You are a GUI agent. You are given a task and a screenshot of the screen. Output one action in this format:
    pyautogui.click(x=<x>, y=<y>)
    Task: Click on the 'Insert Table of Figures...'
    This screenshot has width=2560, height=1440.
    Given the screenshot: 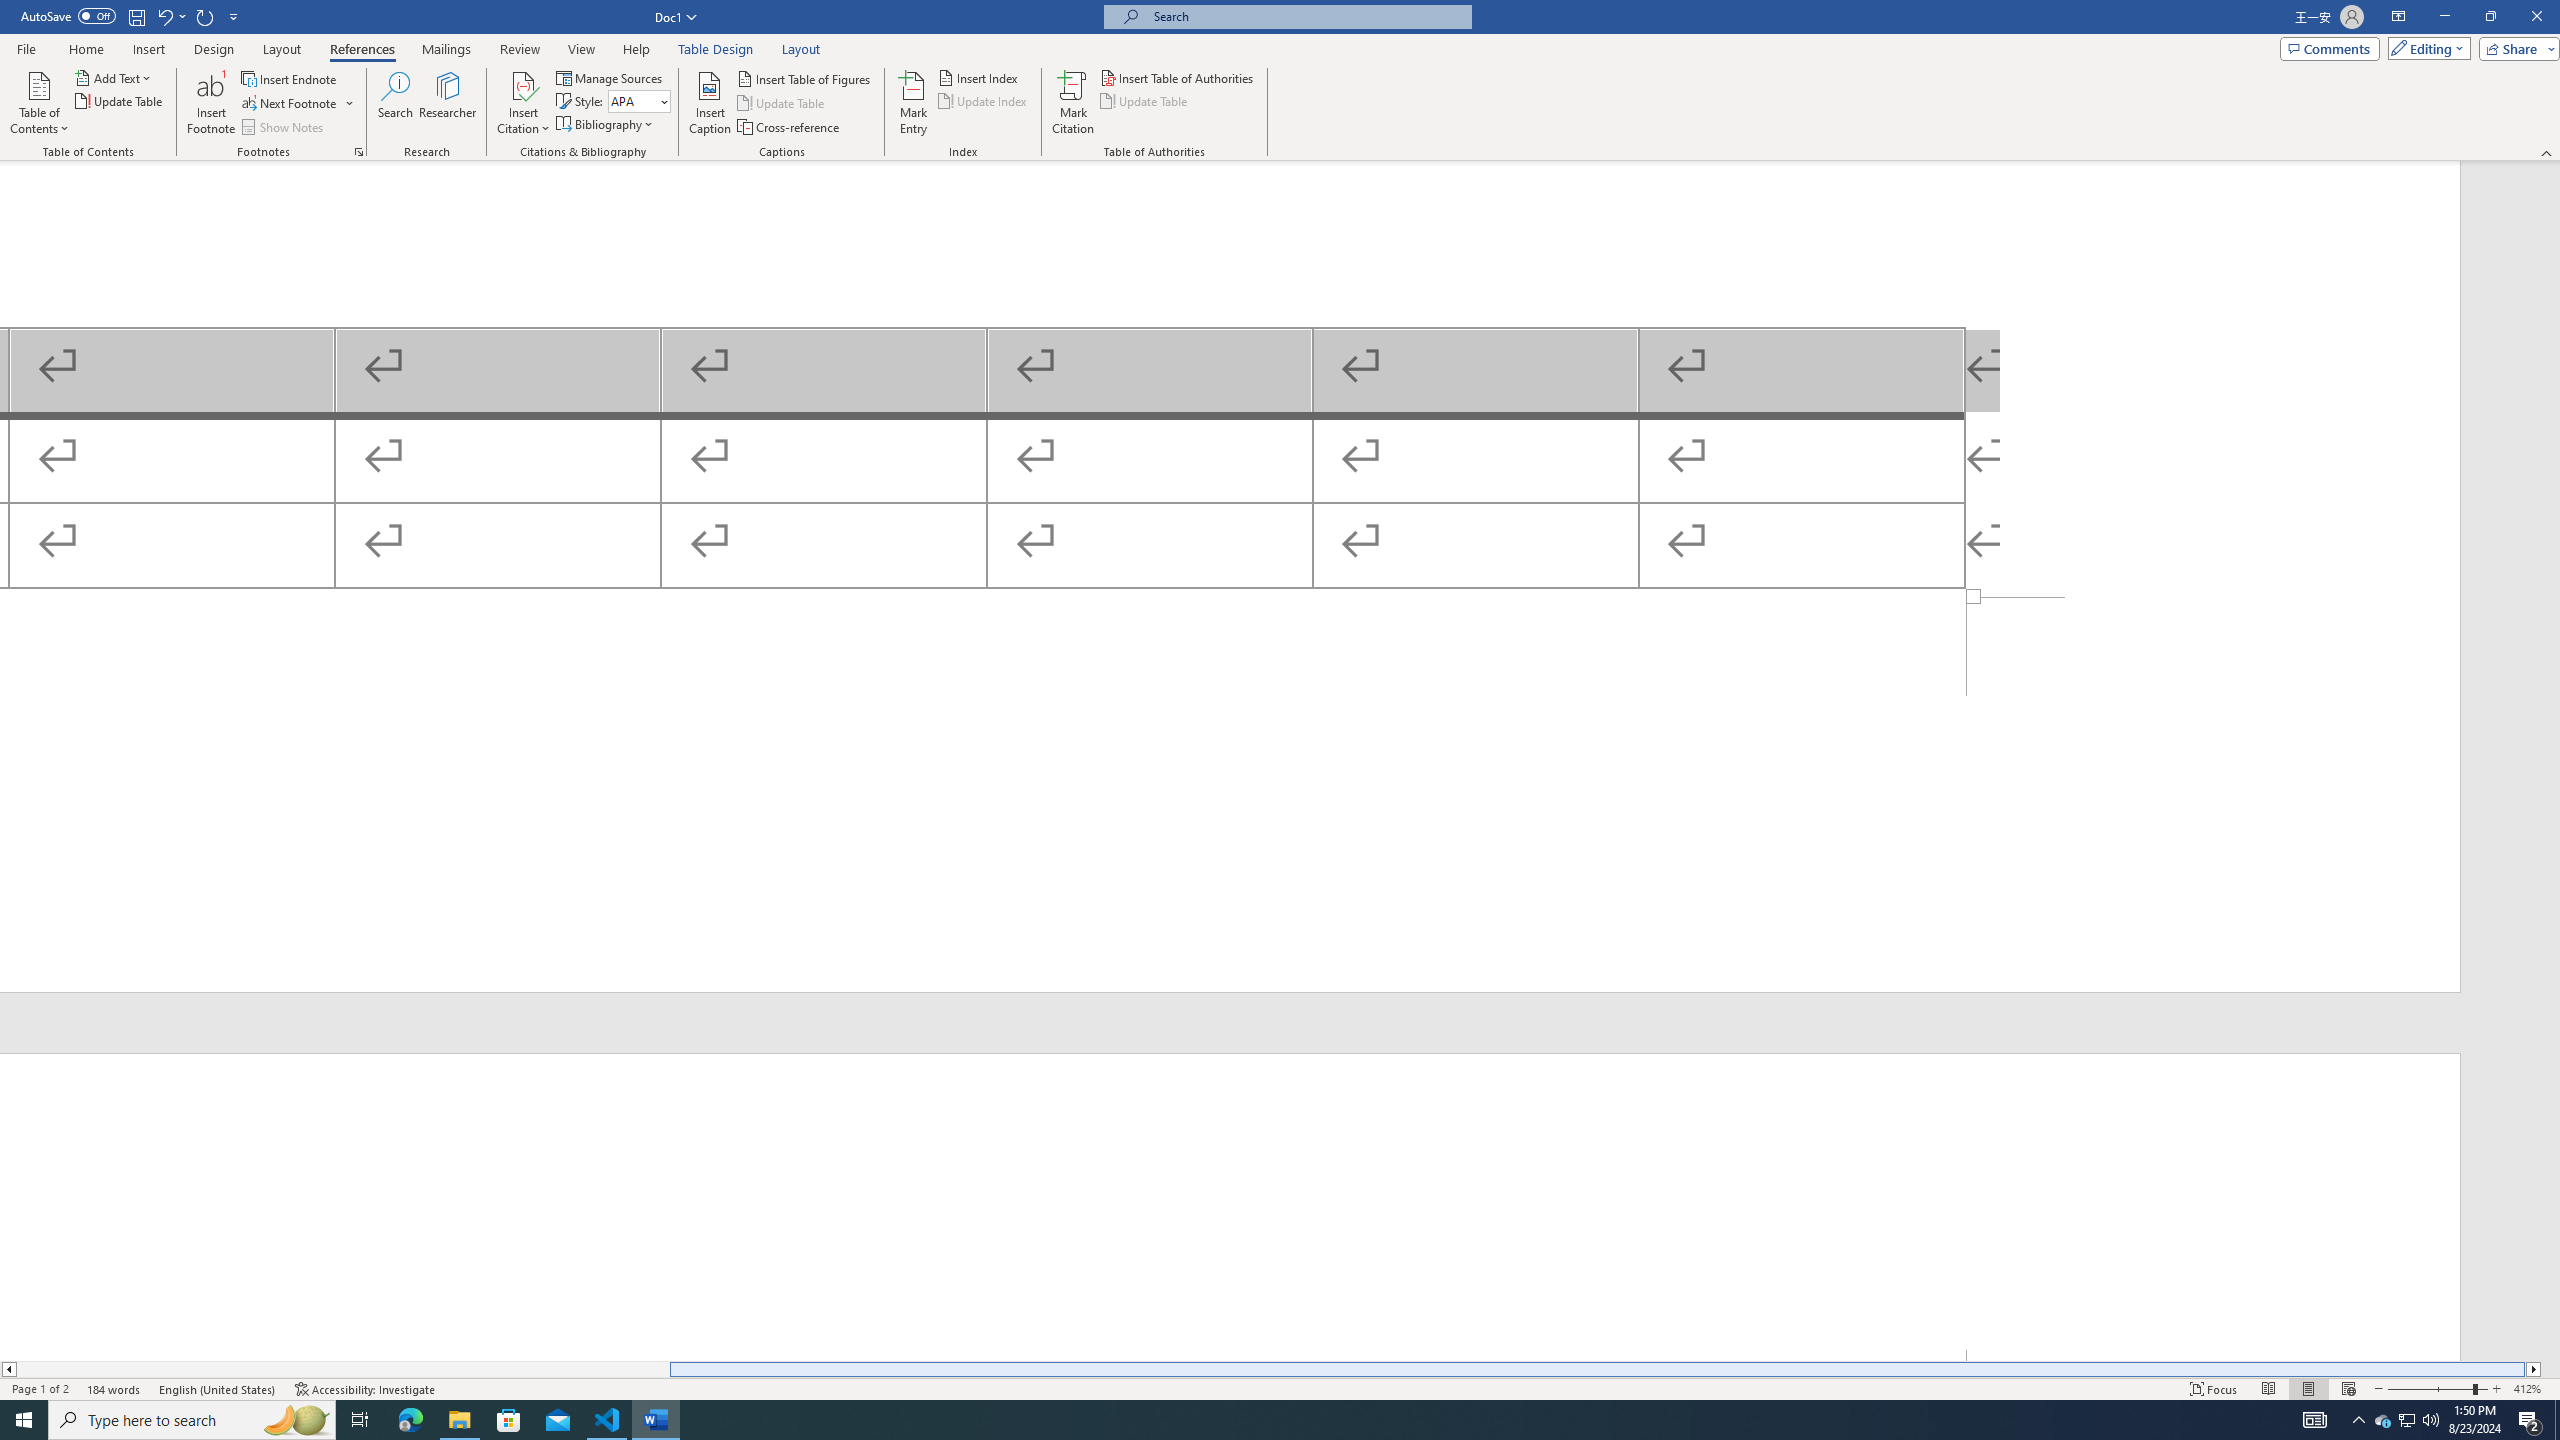 What is the action you would take?
    pyautogui.click(x=806, y=78)
    